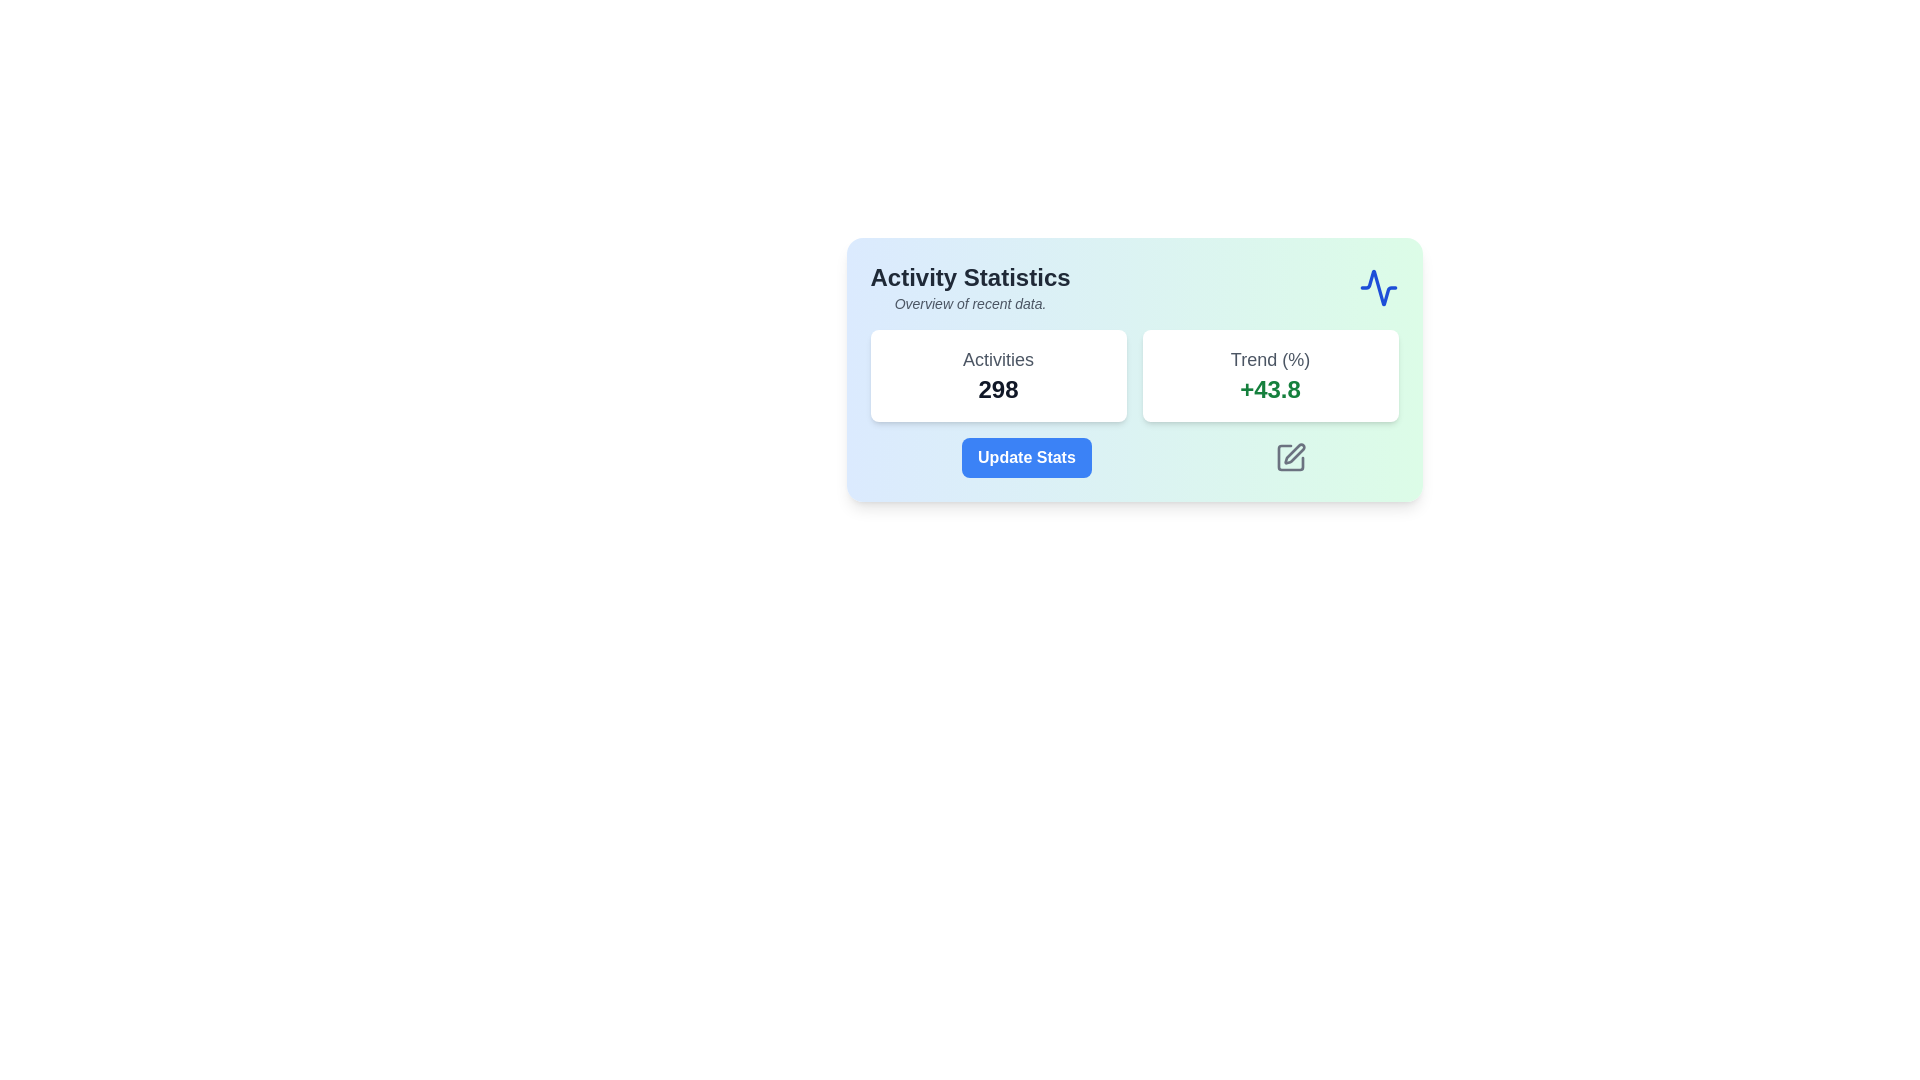 The width and height of the screenshot is (1920, 1080). Describe the element at coordinates (1377, 288) in the screenshot. I see `the blue activity symbol icon resembling a waveform located at the top-right corner of the 'Activity Statistics' section` at that location.